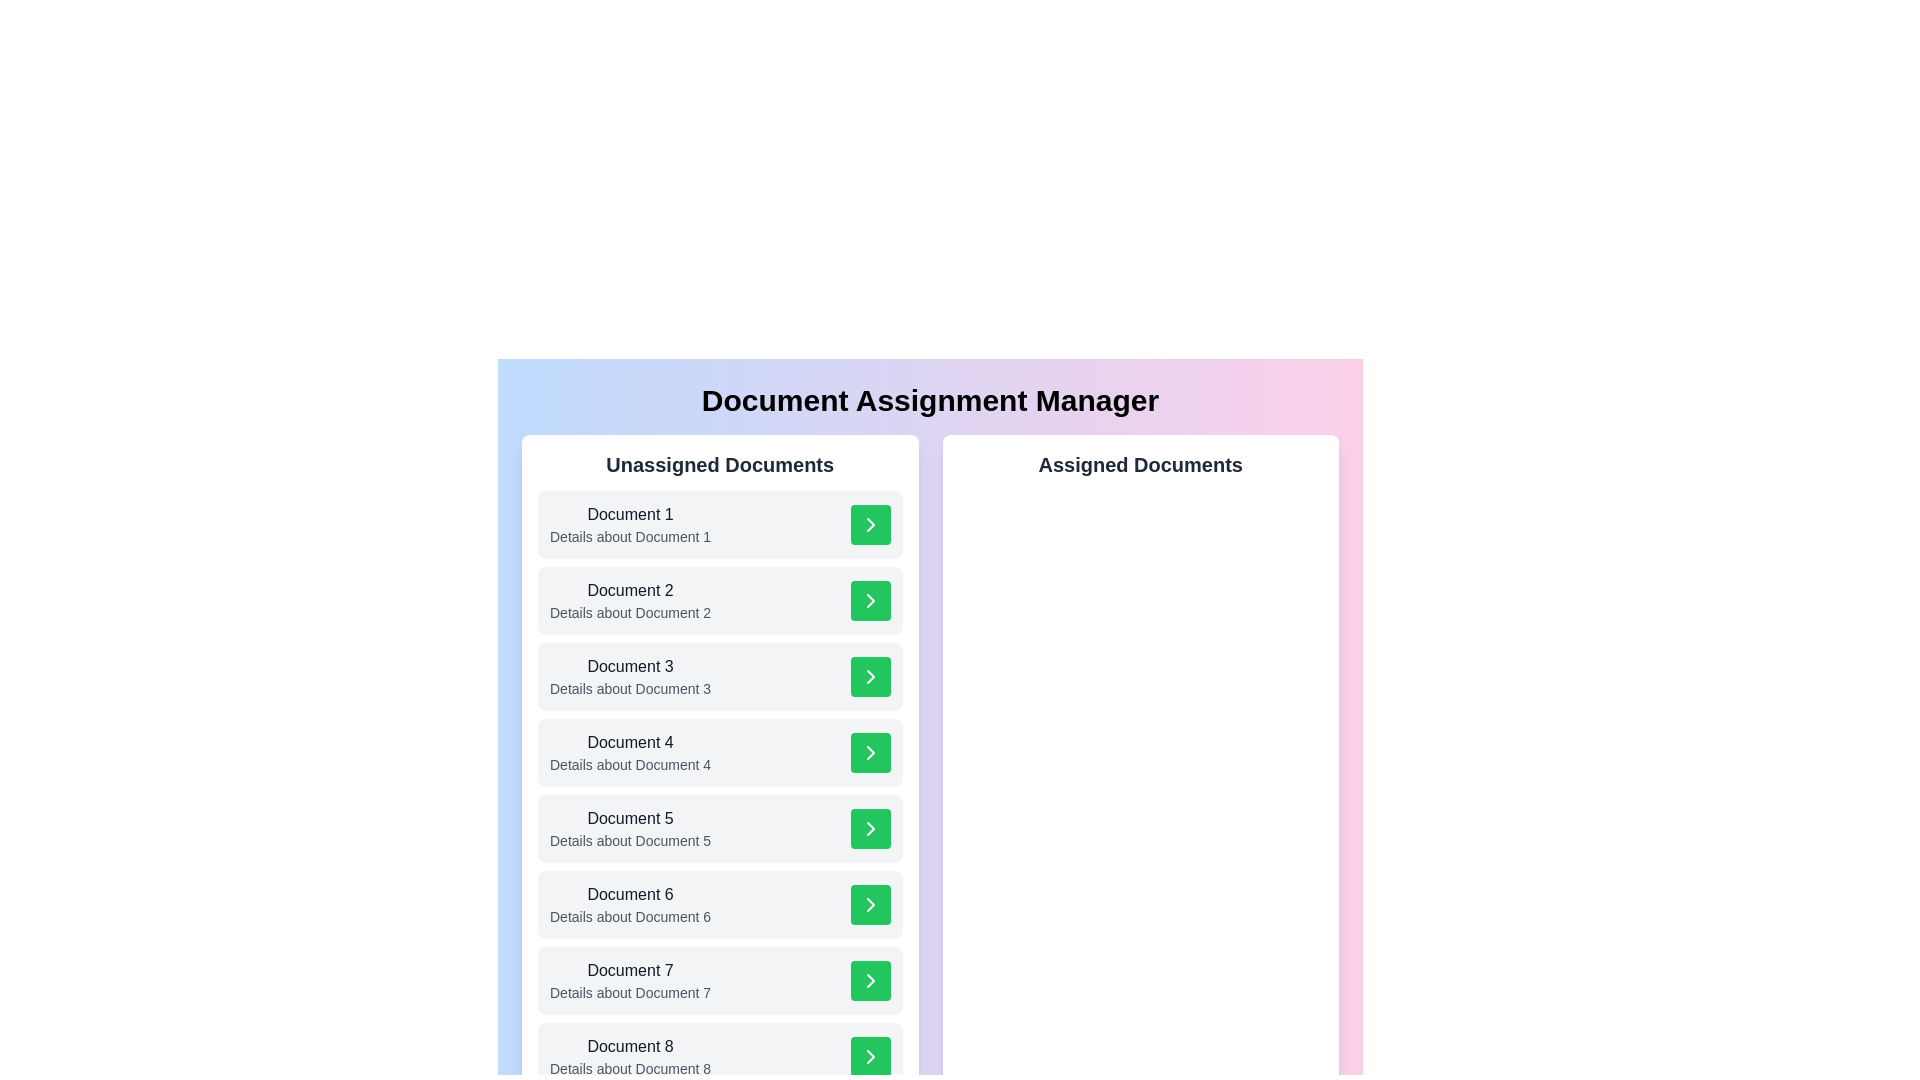  I want to click on the chevron or arrow icon representing a navigation or selection action for 'Document 2', which is positioned at the right edge of the second list entry under 'Unassigned Documents', so click(870, 600).